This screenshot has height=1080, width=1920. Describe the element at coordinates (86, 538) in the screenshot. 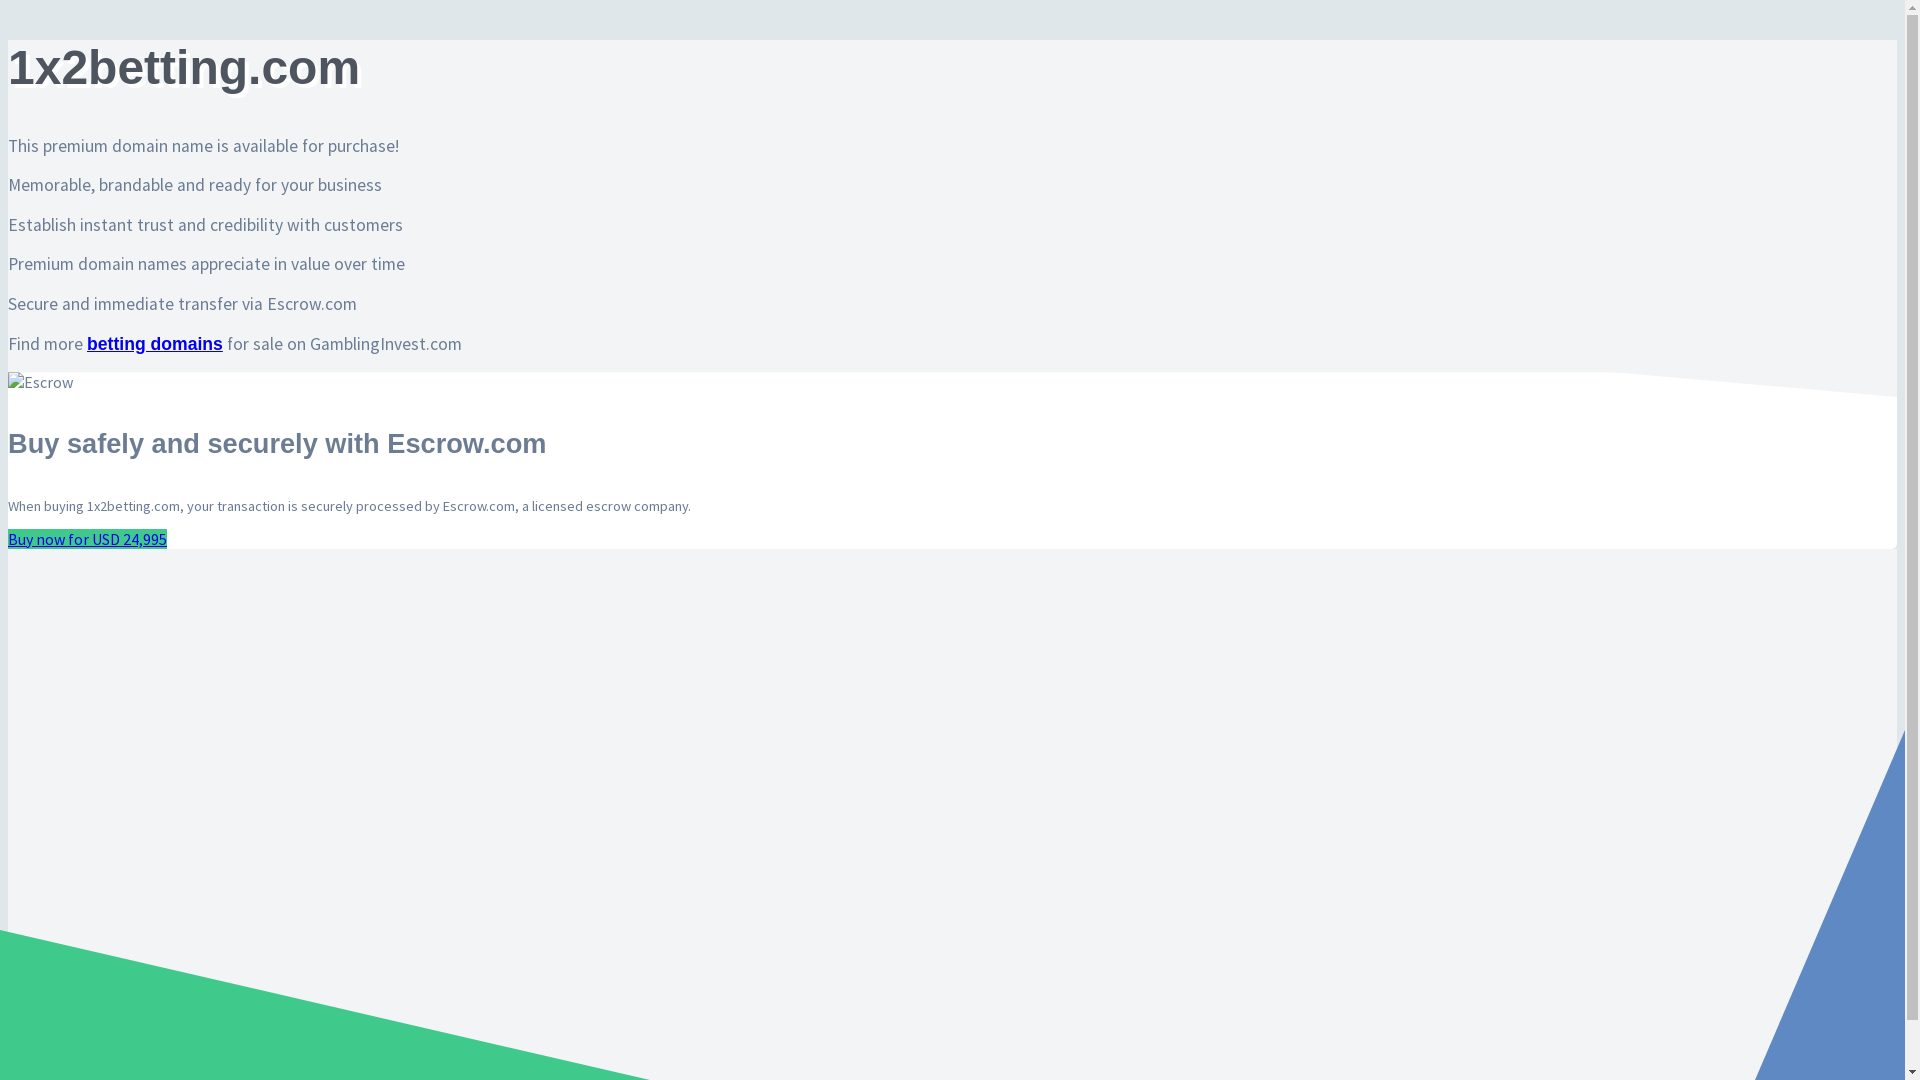

I see `'Buy now for USD 24,995'` at that location.